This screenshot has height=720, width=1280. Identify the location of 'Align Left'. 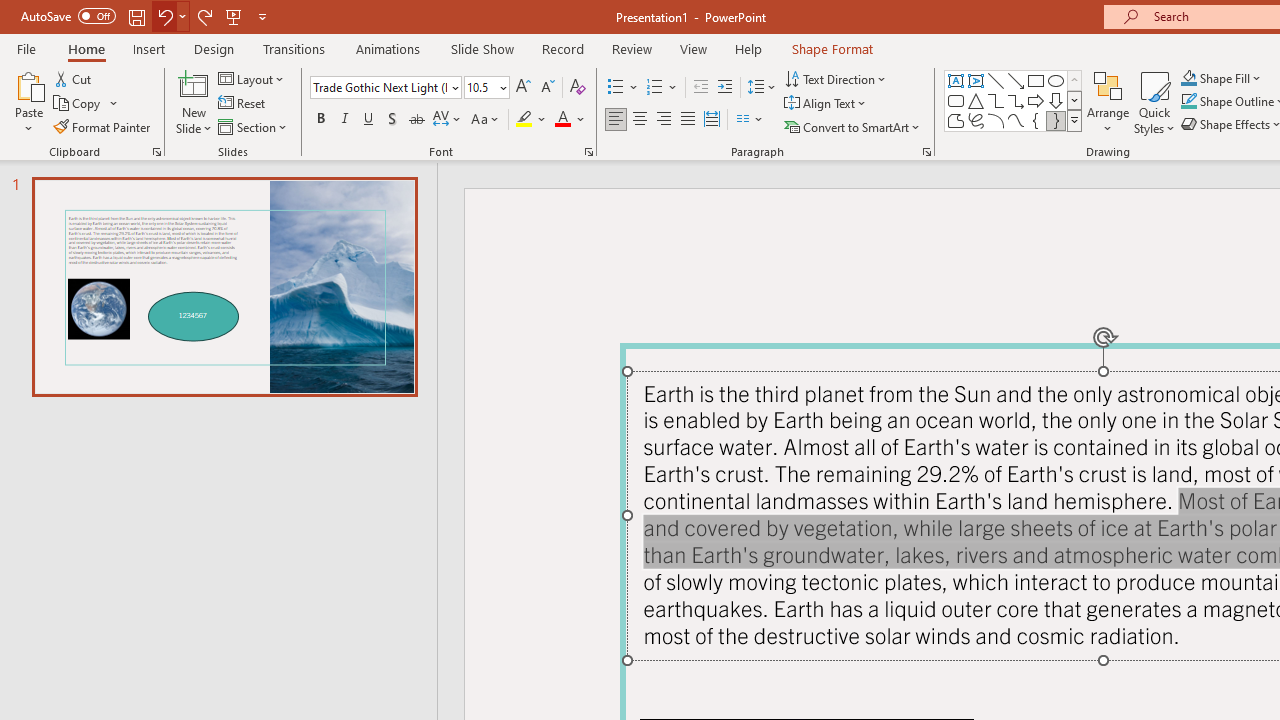
(615, 119).